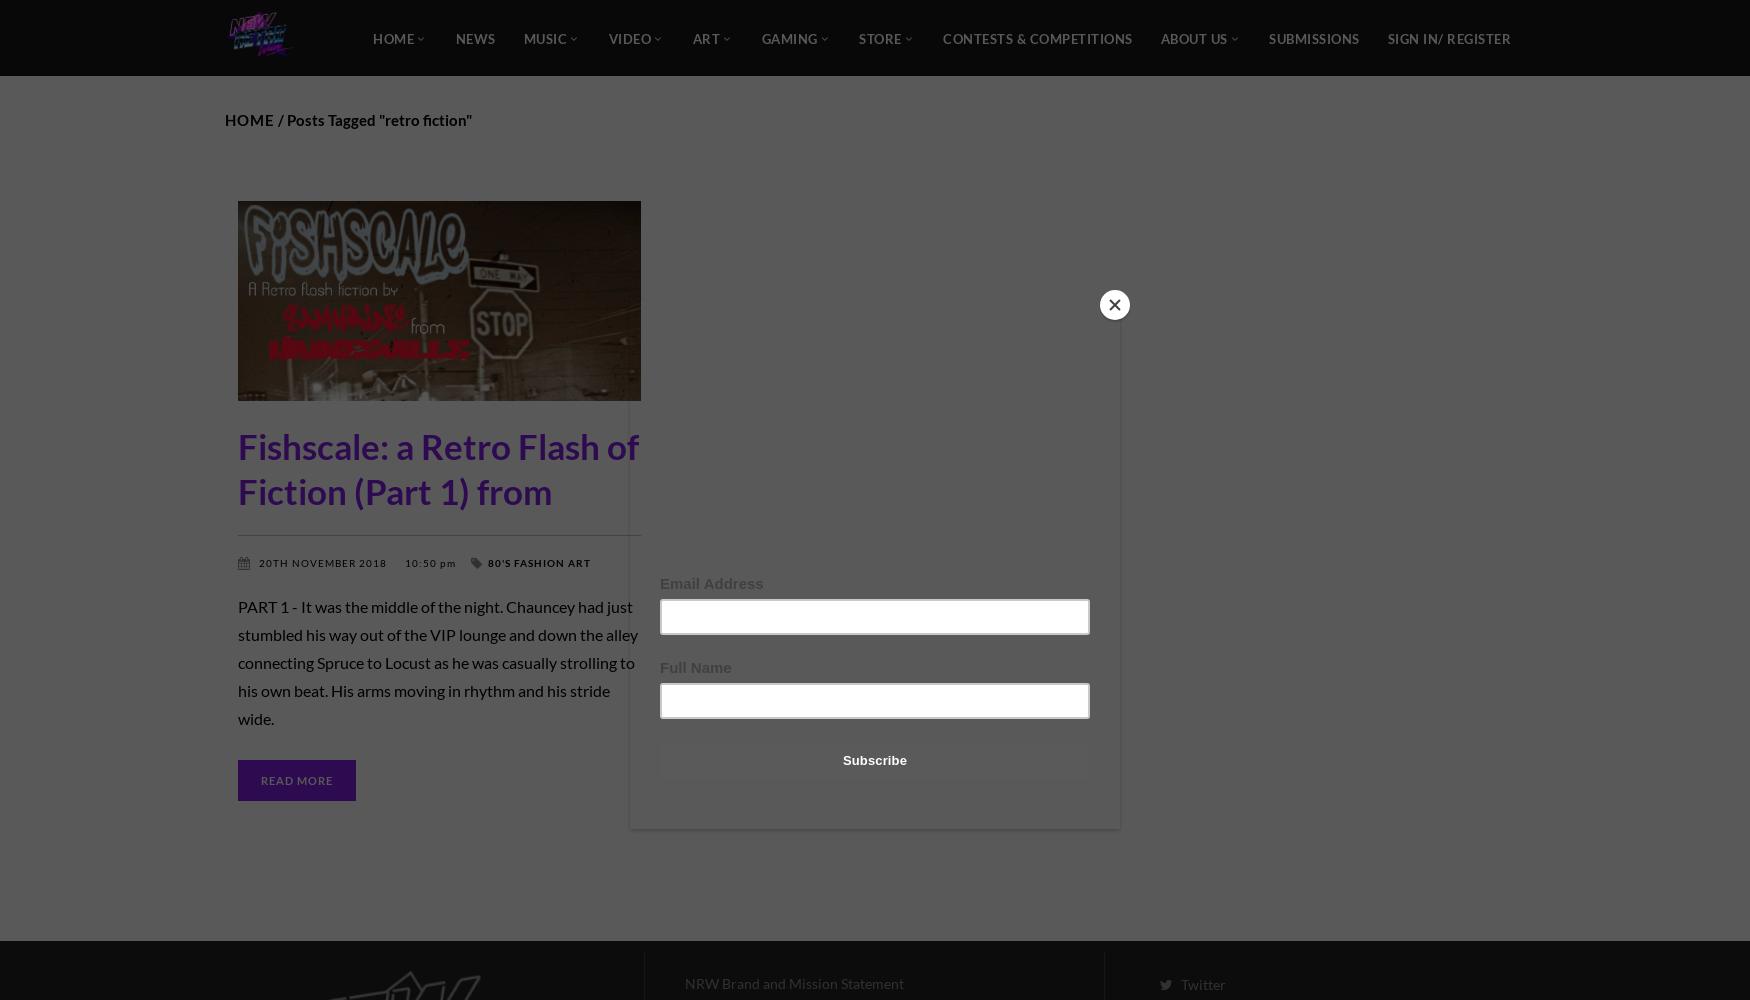  What do you see at coordinates (271, 576) in the screenshot?
I see `'Literature'` at bounding box center [271, 576].